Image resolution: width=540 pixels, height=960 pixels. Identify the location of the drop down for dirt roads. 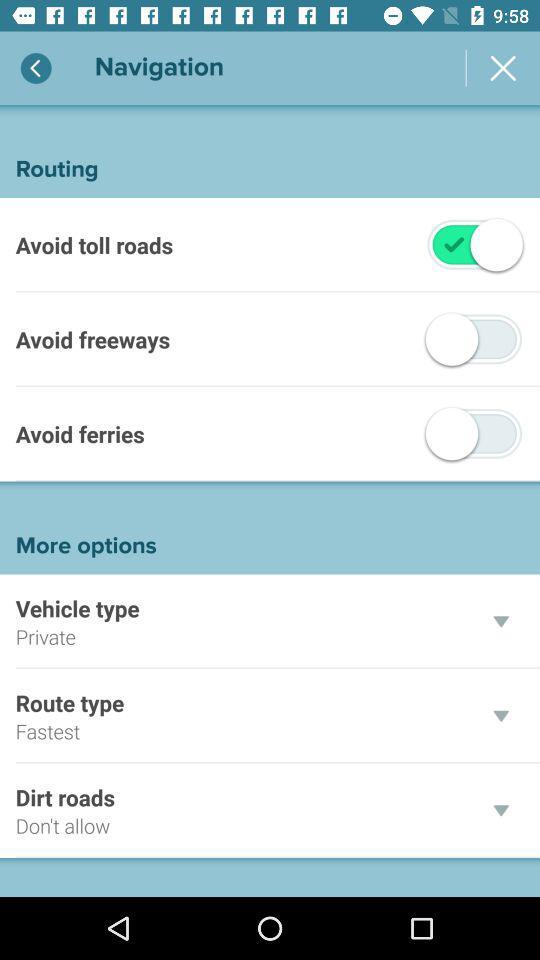
(500, 810).